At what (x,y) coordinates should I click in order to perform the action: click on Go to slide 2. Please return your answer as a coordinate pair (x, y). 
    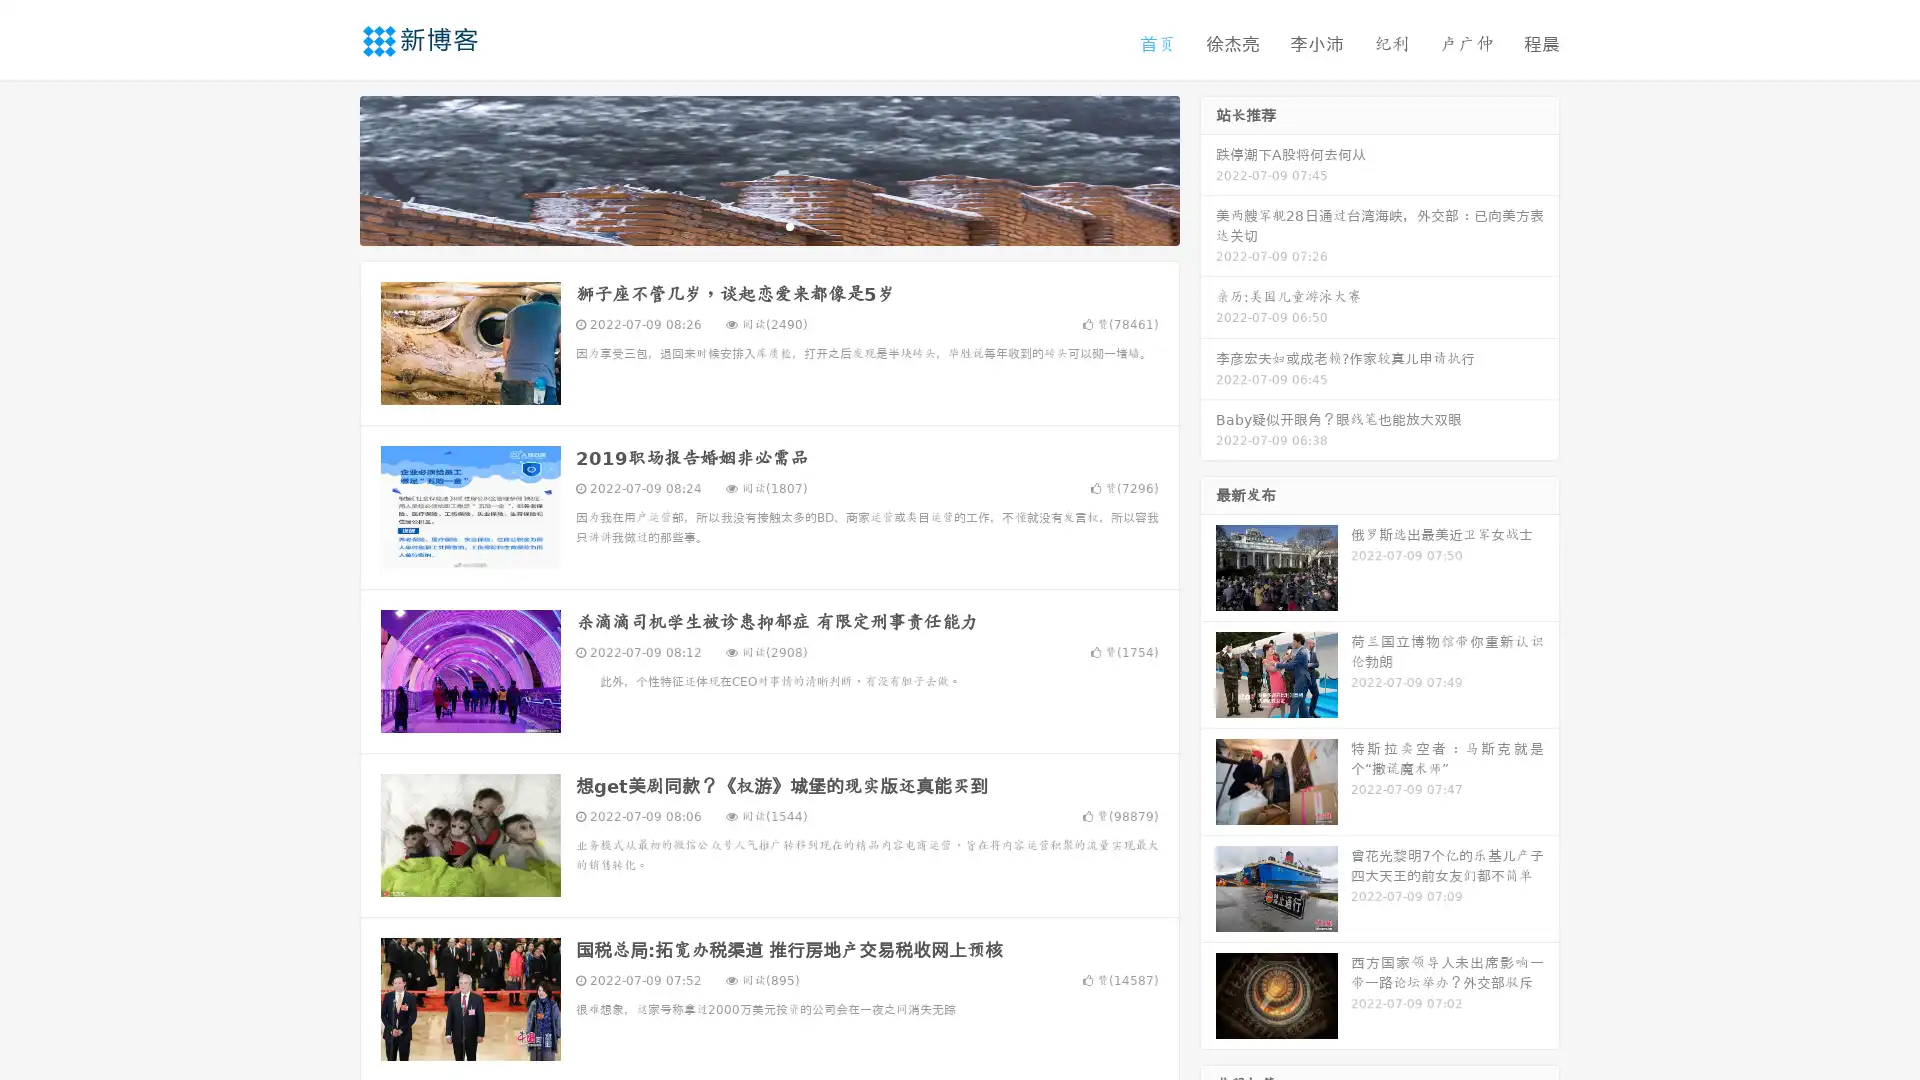
    Looking at the image, I should click on (768, 225).